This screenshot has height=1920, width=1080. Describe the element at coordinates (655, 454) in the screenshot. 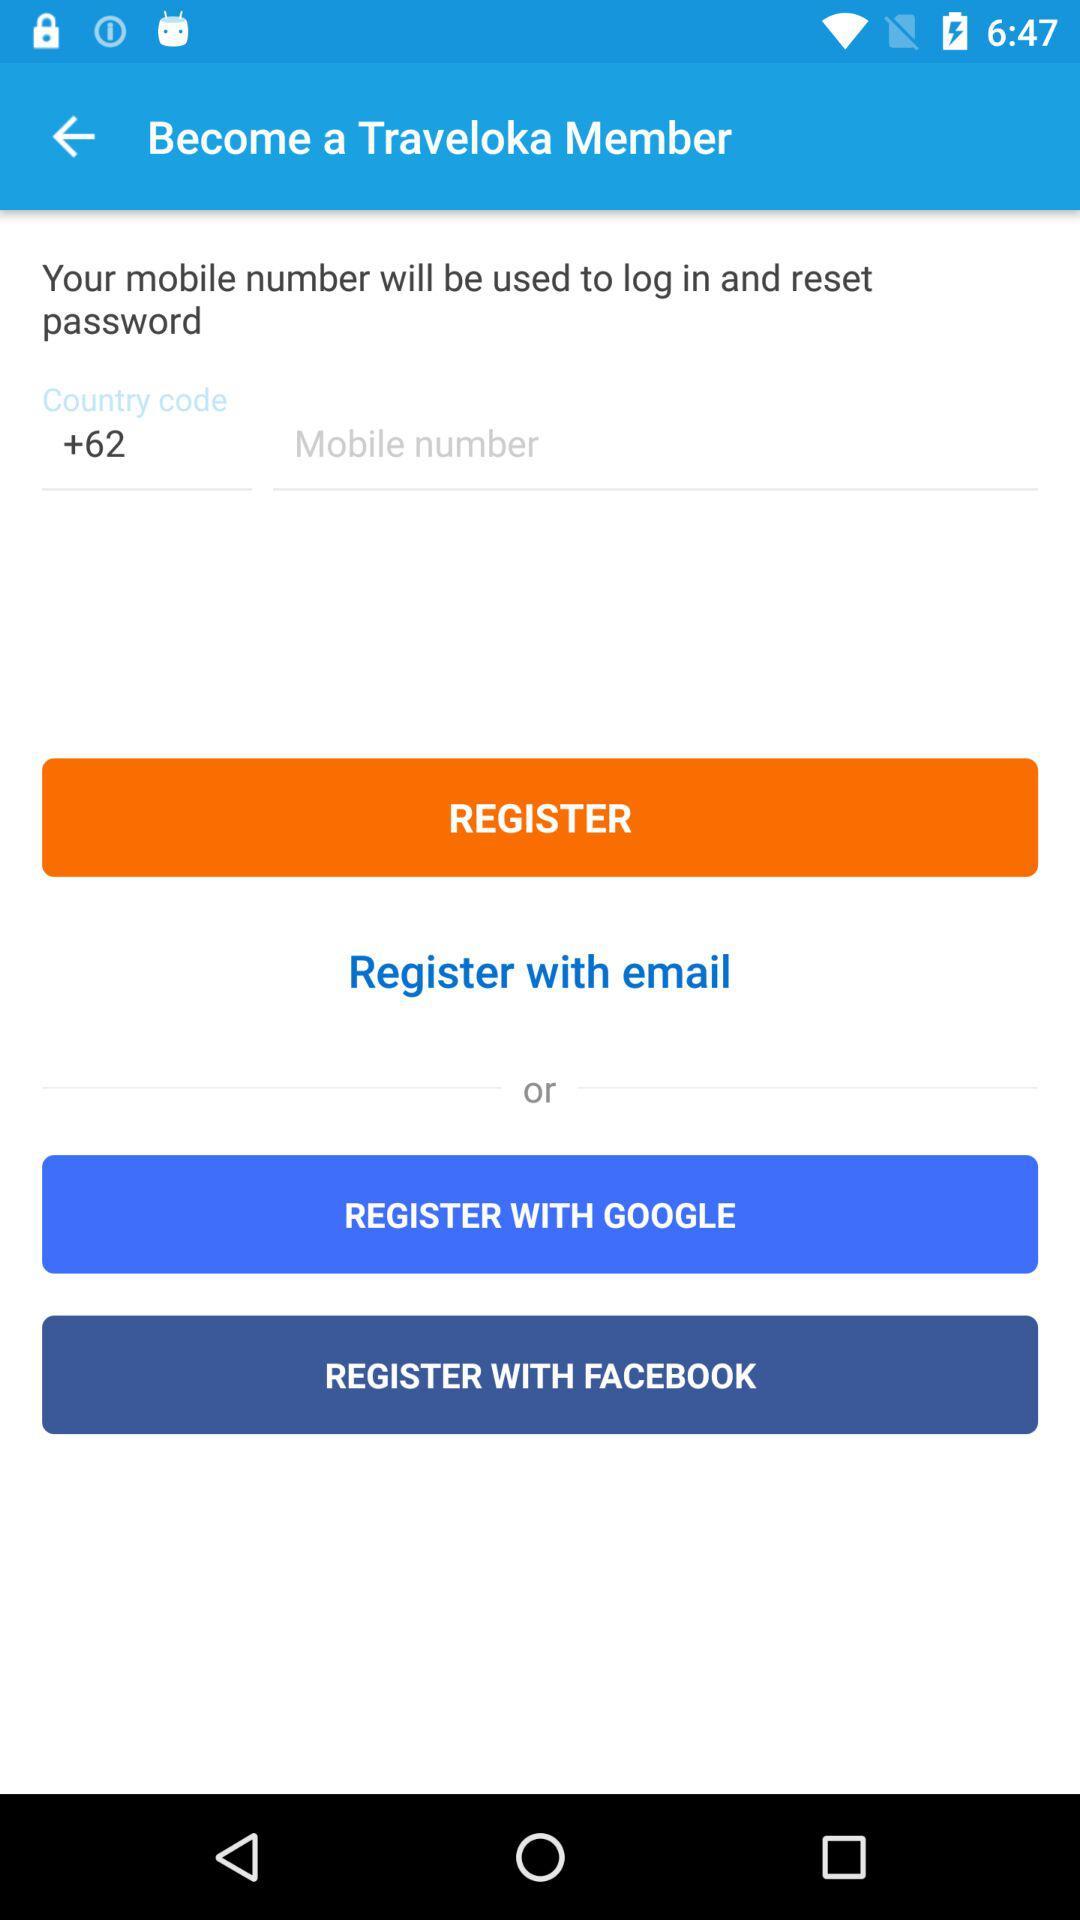

I see `mobile number` at that location.